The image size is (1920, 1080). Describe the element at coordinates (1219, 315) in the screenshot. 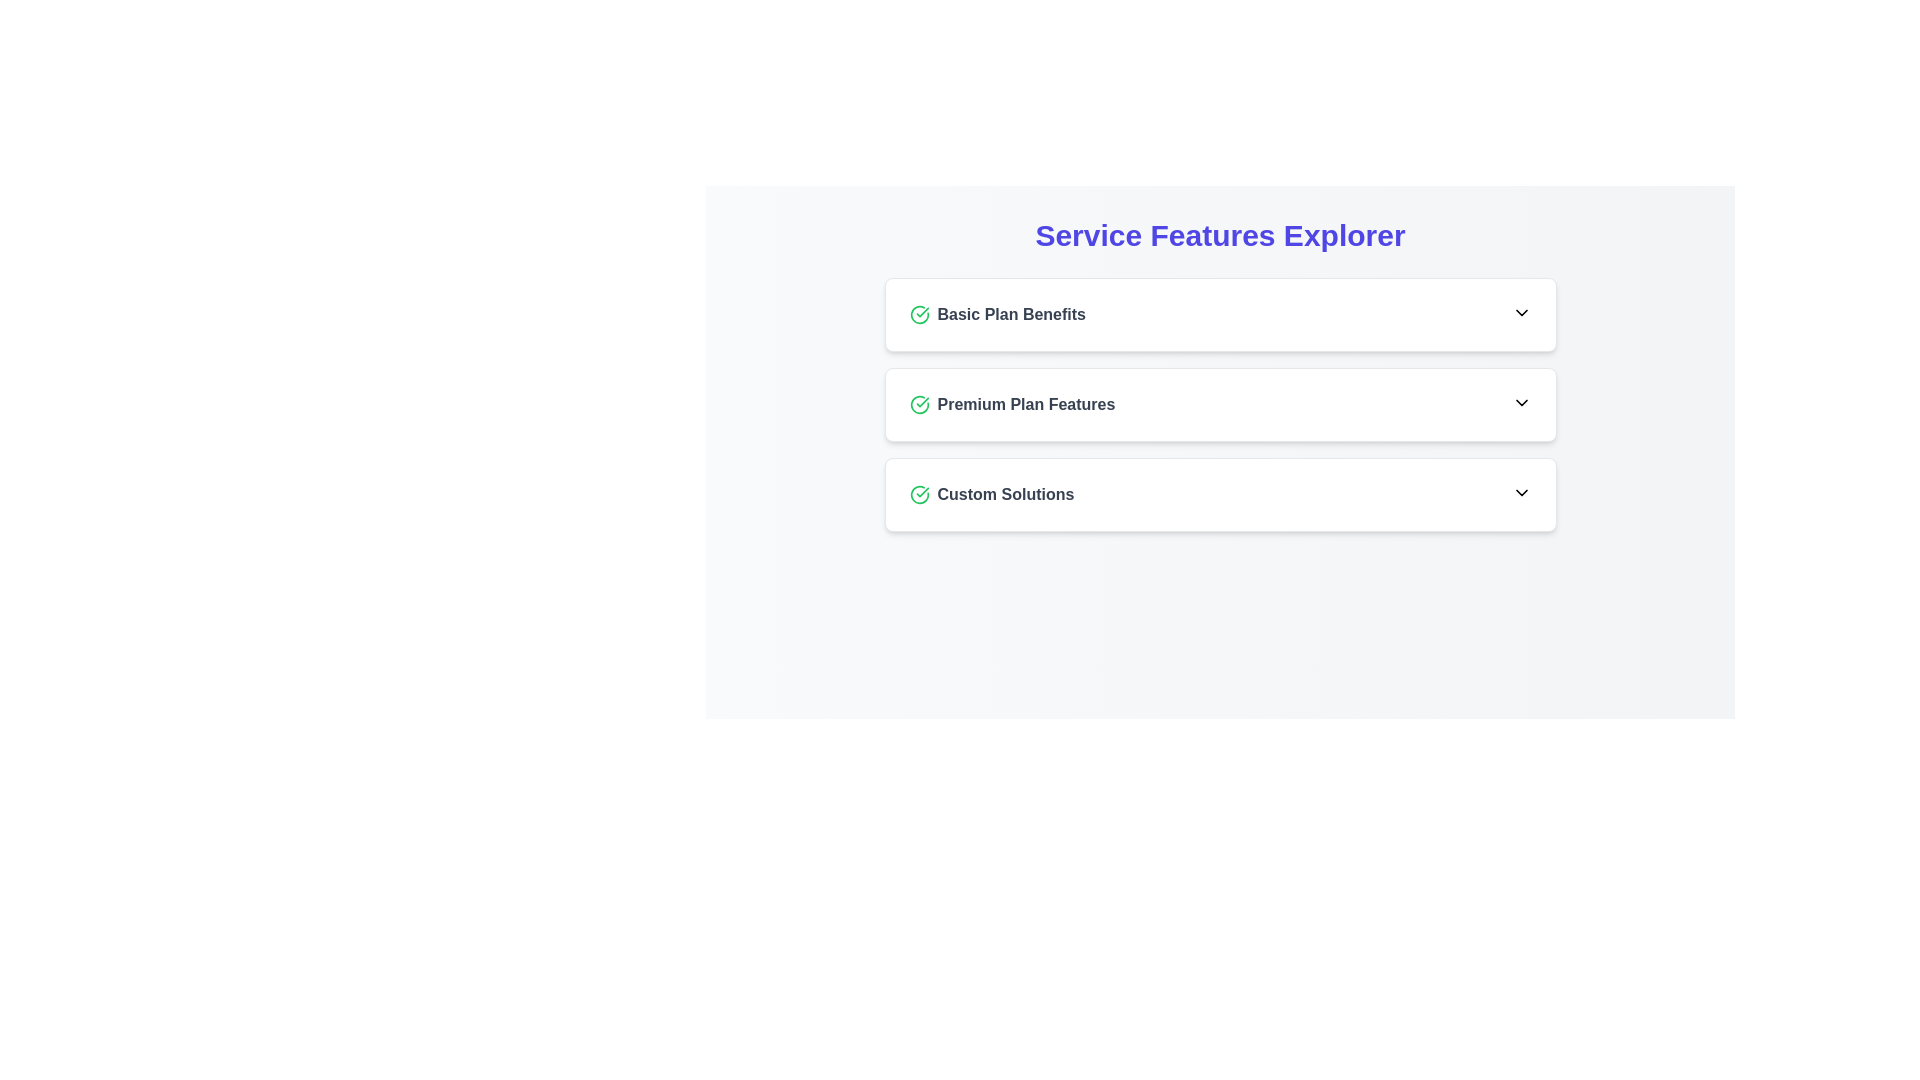

I see `the Collapsible section toggle for 'Basic Plan Benefits'` at that location.